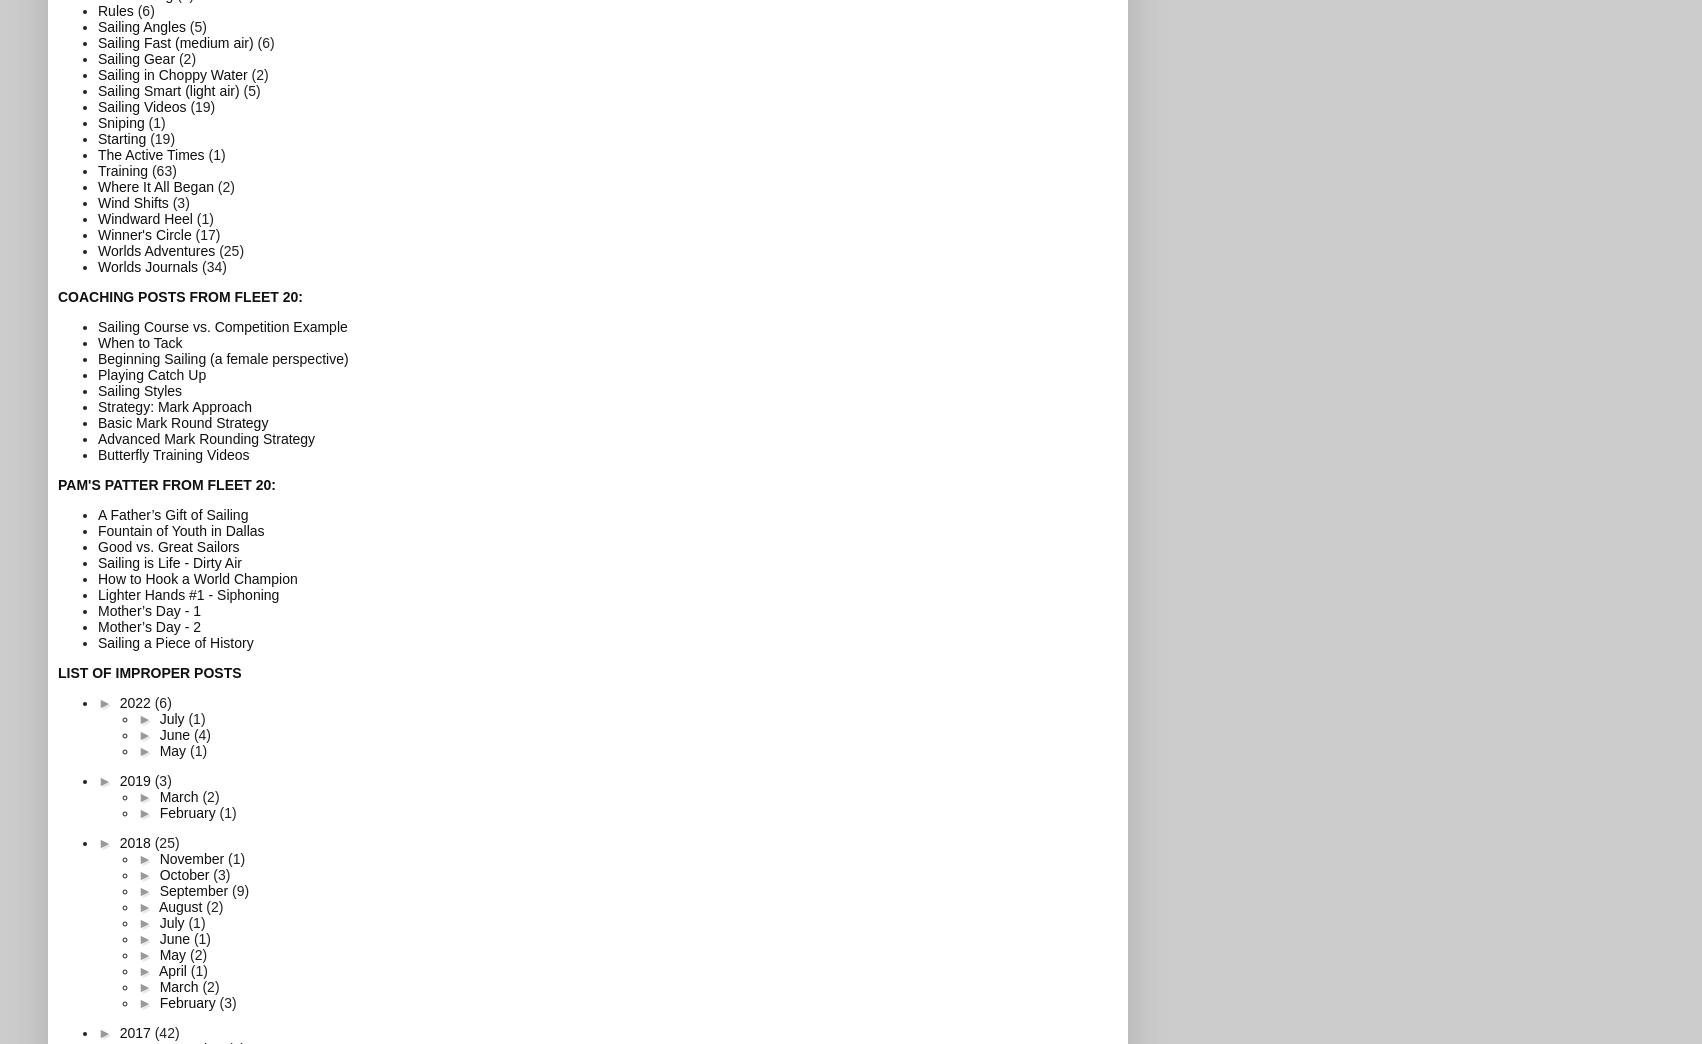  What do you see at coordinates (136, 57) in the screenshot?
I see `'Sailing Gear'` at bounding box center [136, 57].